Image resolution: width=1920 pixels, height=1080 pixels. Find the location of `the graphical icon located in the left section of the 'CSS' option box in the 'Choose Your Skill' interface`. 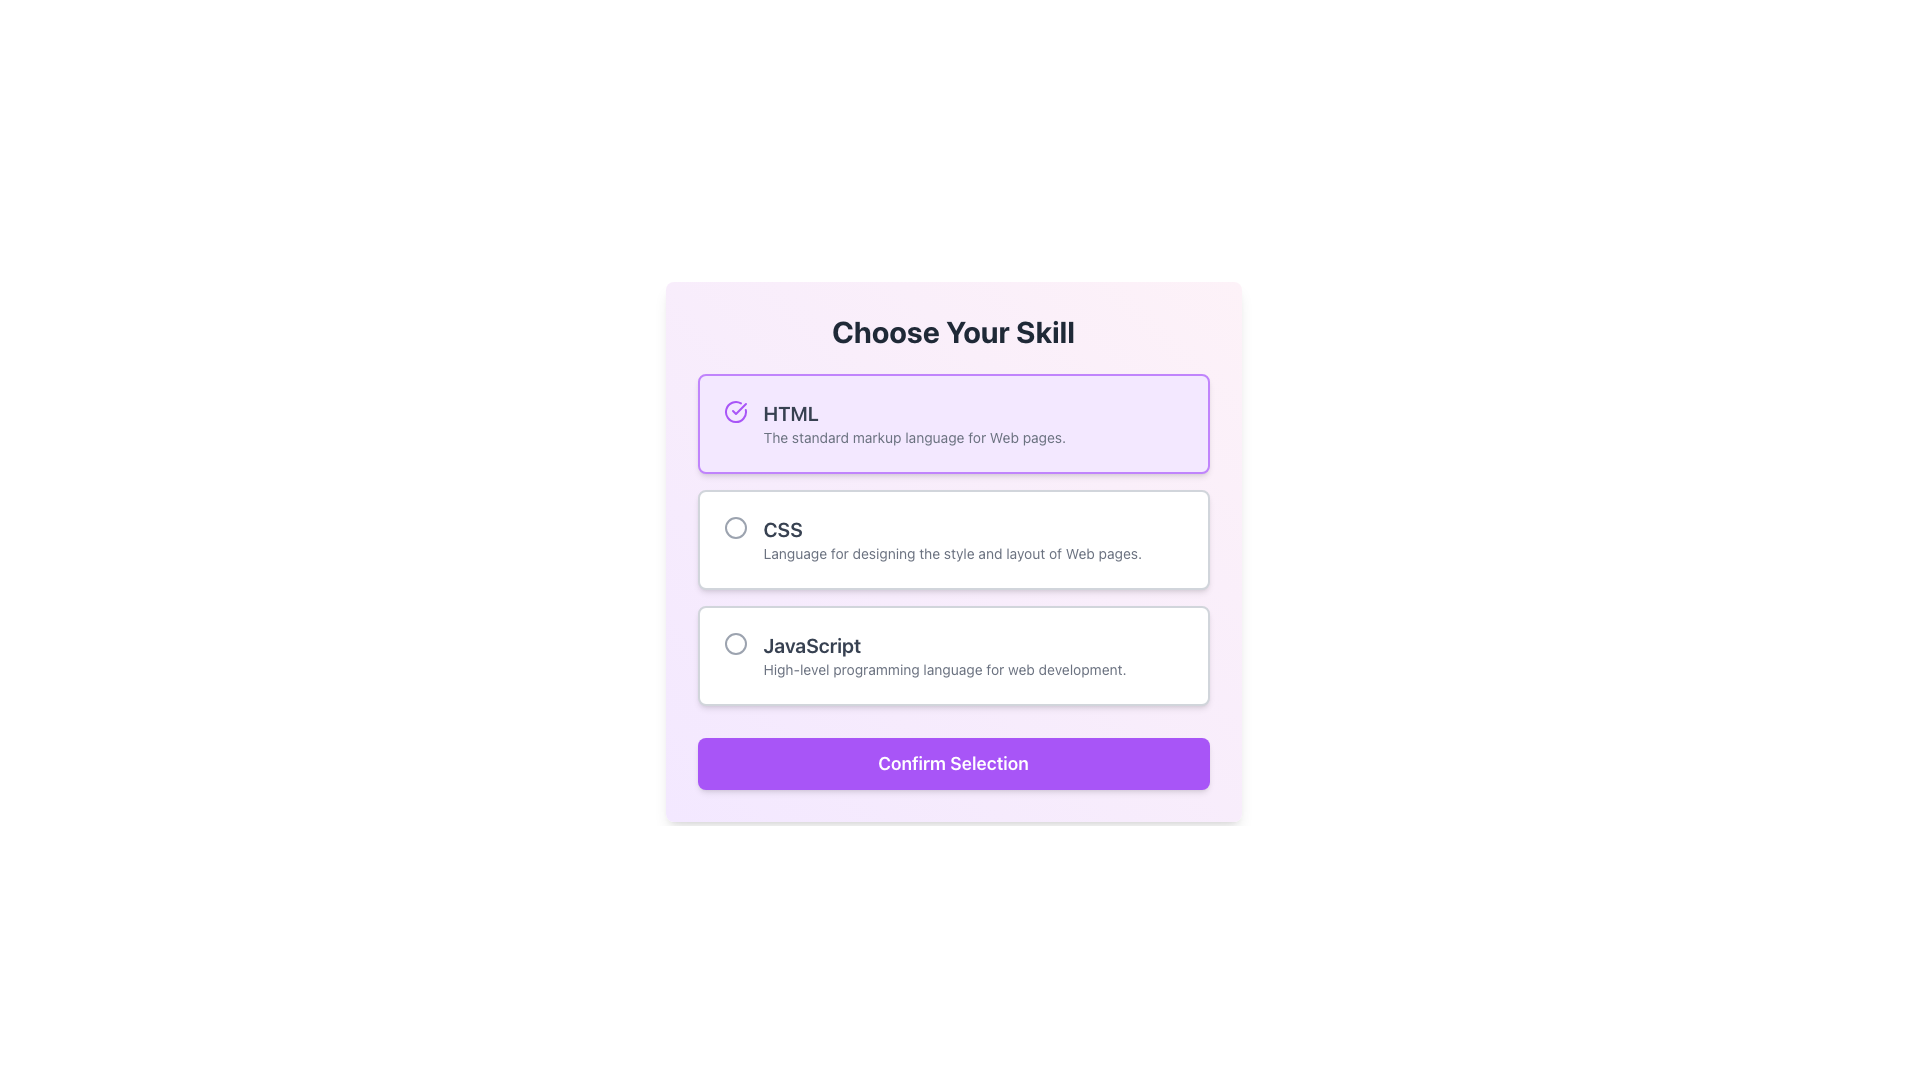

the graphical icon located in the left section of the 'CSS' option box in the 'Choose Your Skill' interface is located at coordinates (734, 527).